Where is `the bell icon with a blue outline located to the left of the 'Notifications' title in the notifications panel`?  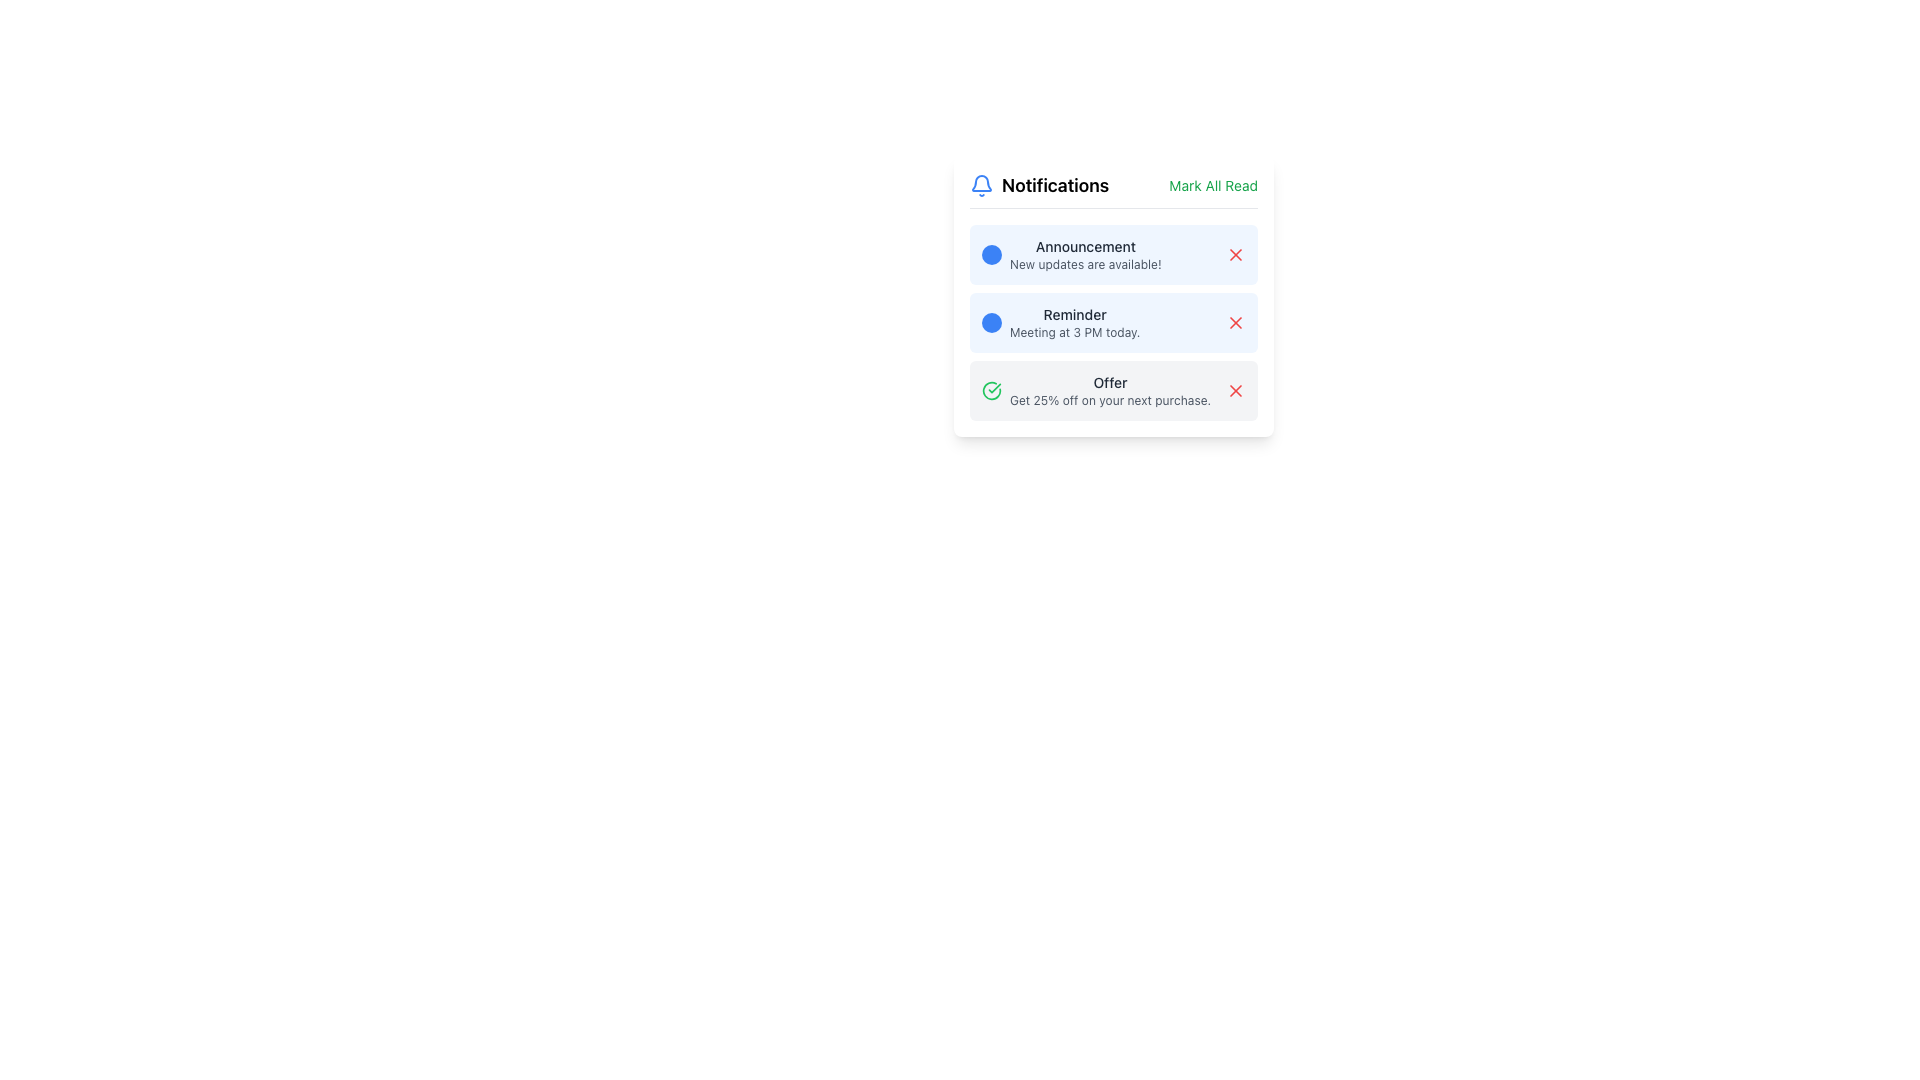 the bell icon with a blue outline located to the left of the 'Notifications' title in the notifications panel is located at coordinates (982, 185).